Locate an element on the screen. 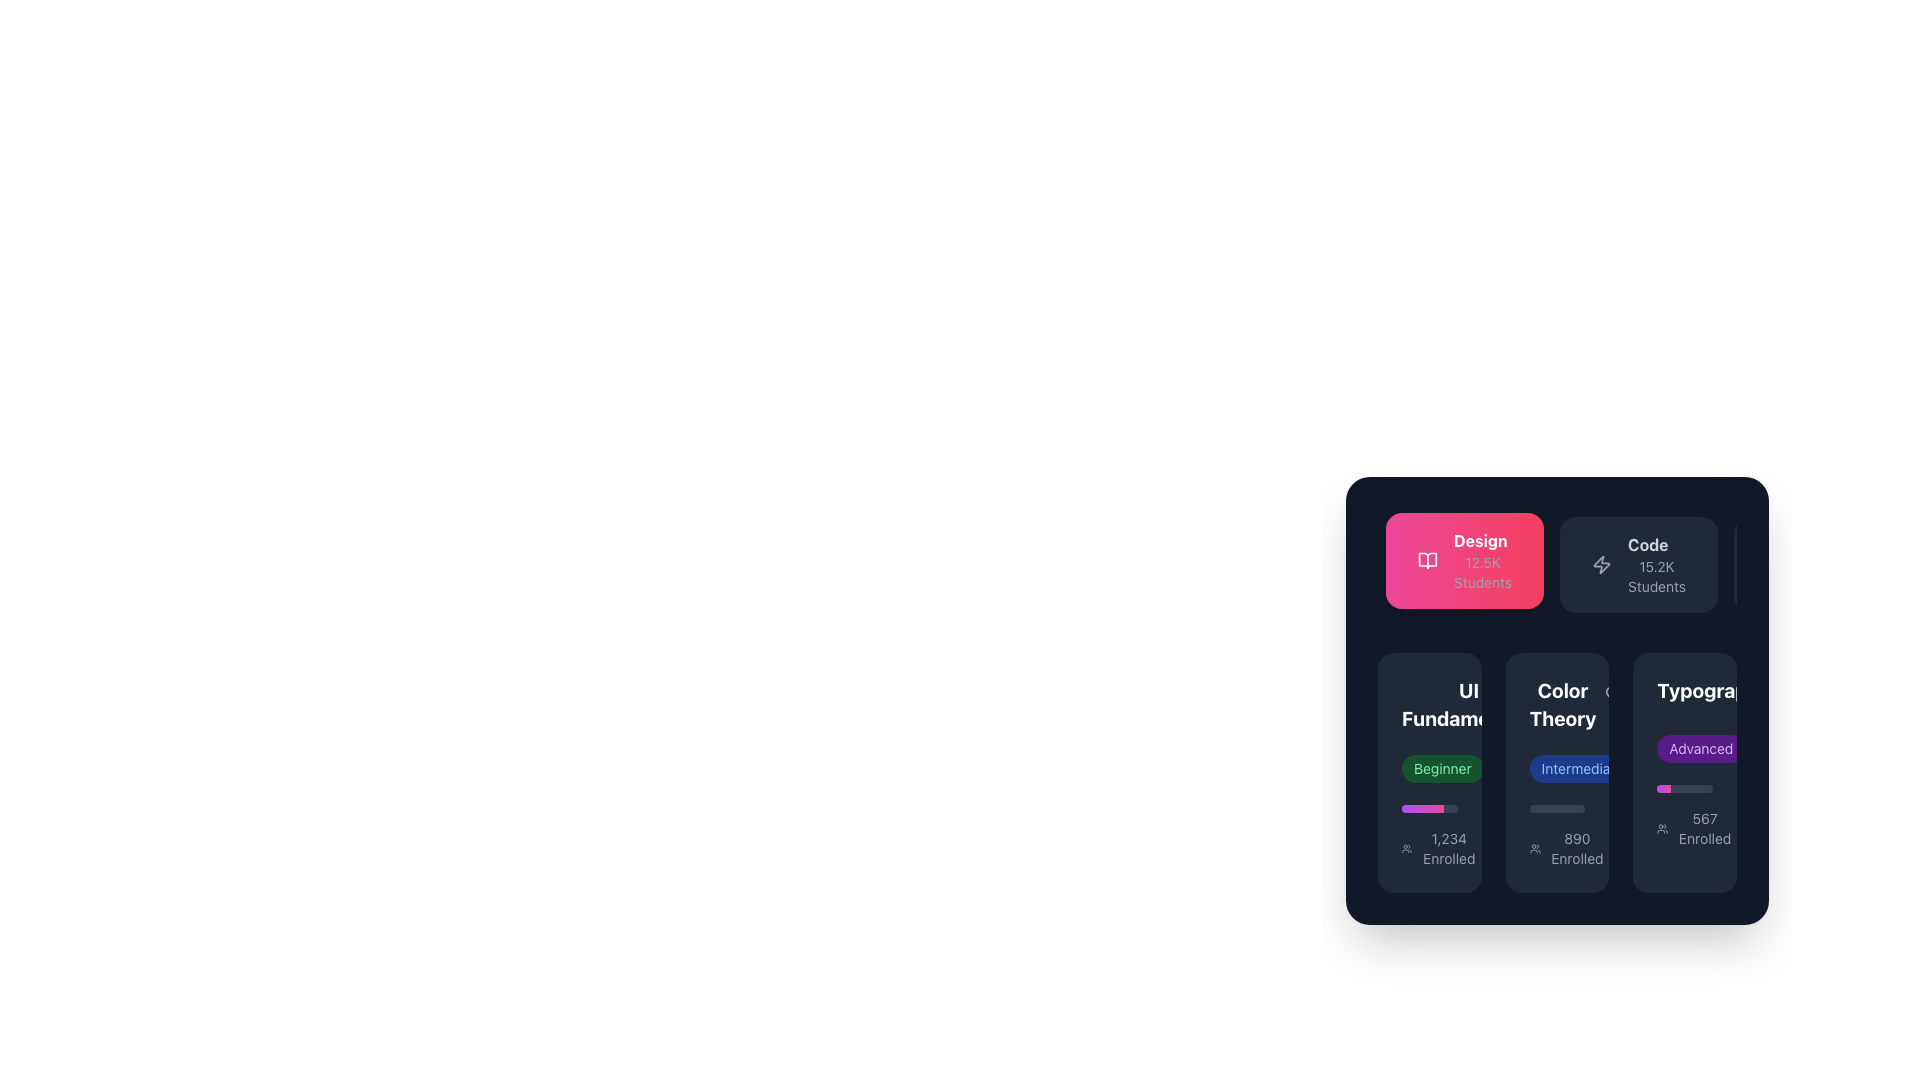 The height and width of the screenshot is (1080, 1920). the text label displaying '1,234 Enrolled' with a person group icon located at the bottom-left section of the 'UI Fundamentals' module is located at coordinates (1428, 848).